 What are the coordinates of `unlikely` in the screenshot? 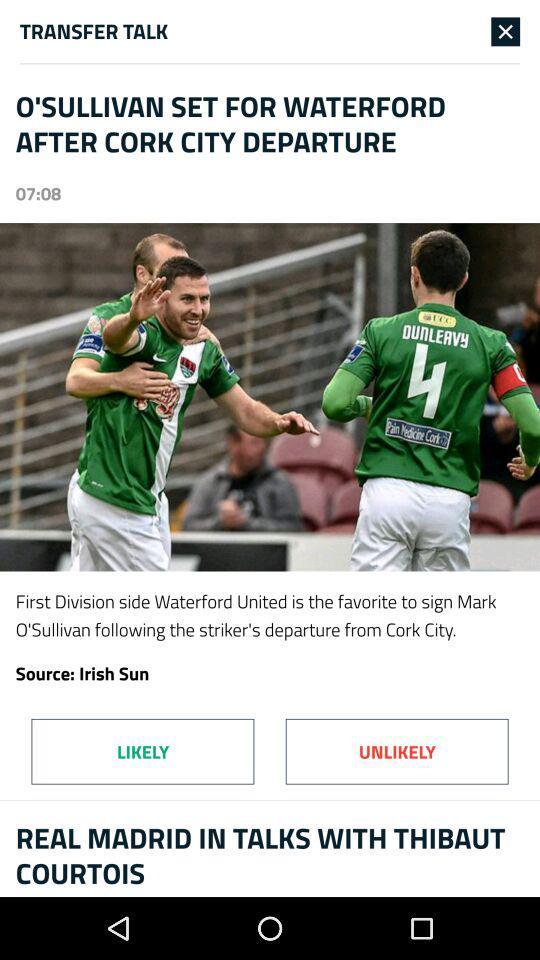 It's located at (397, 750).